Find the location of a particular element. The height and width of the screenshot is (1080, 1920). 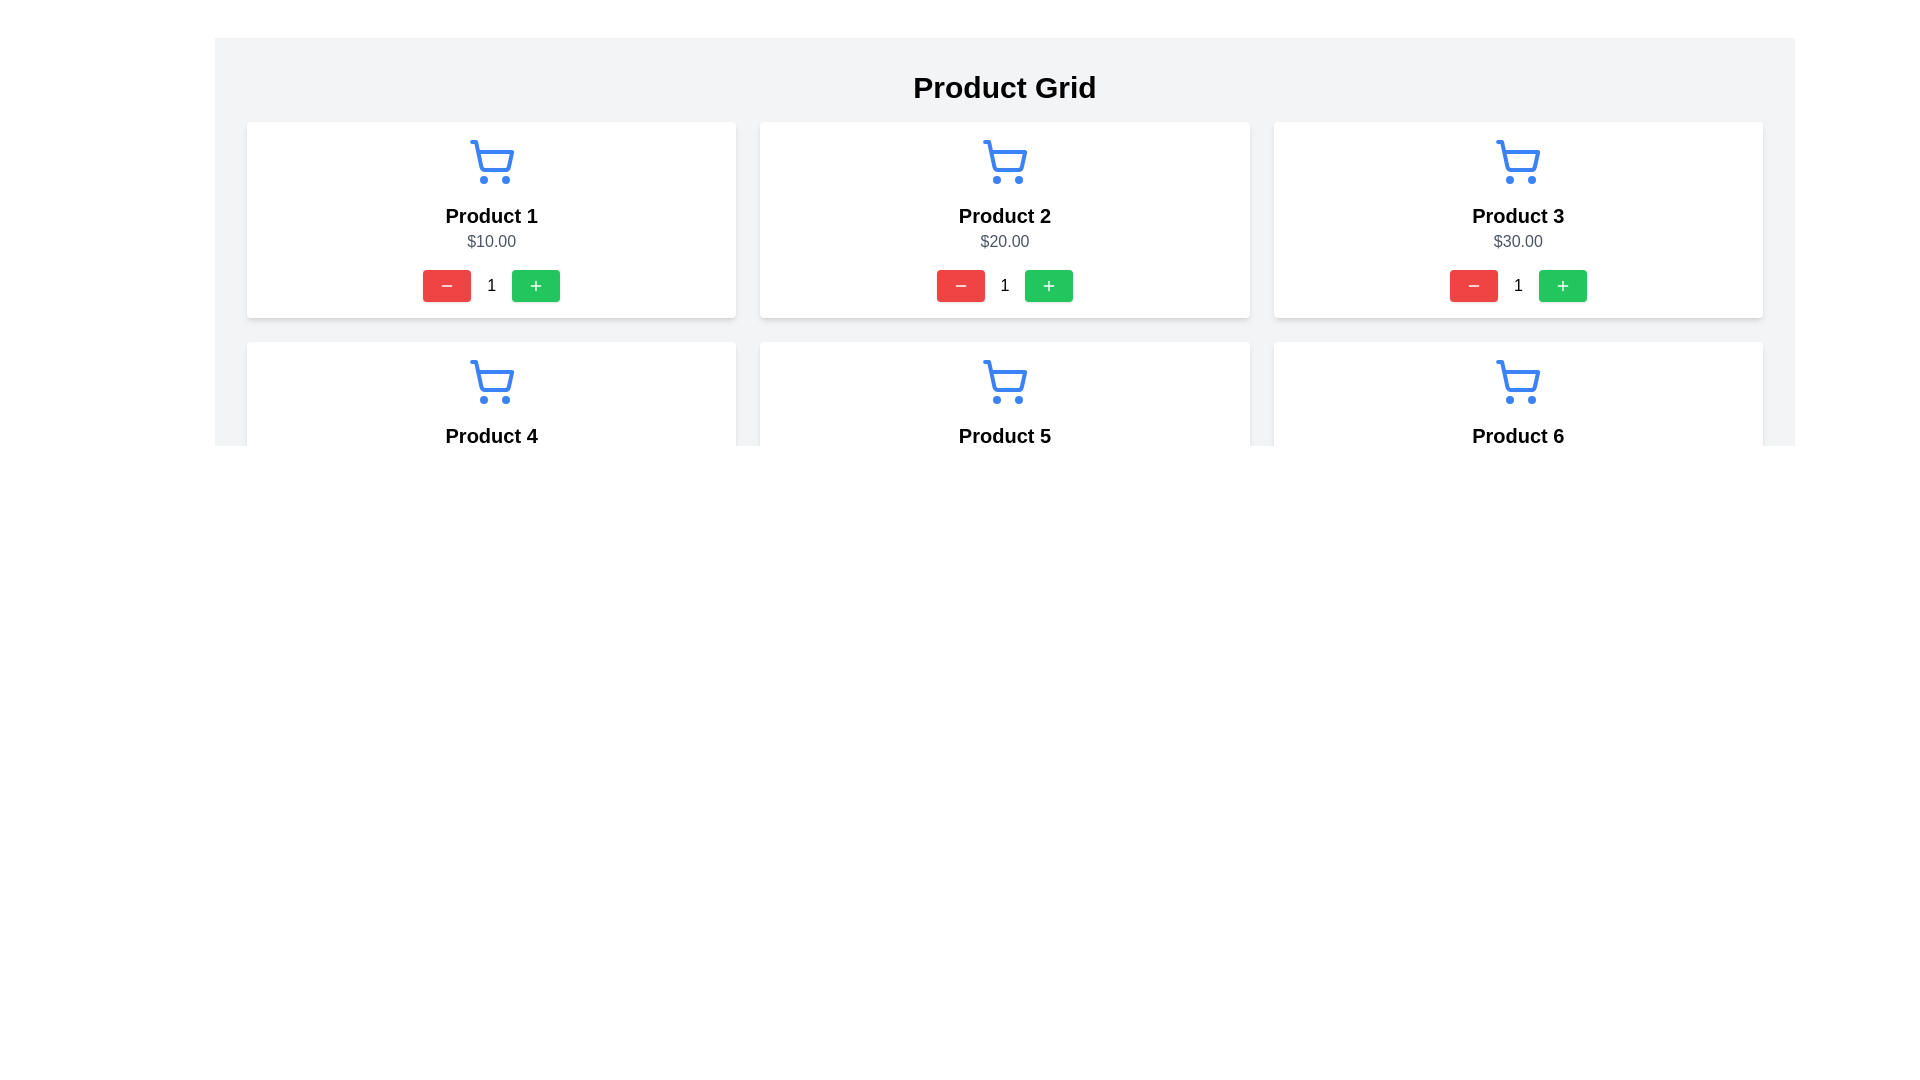

the text label that displays the product name located at the bottom center of the product card, just above the price label '$50.00' is located at coordinates (1004, 434).